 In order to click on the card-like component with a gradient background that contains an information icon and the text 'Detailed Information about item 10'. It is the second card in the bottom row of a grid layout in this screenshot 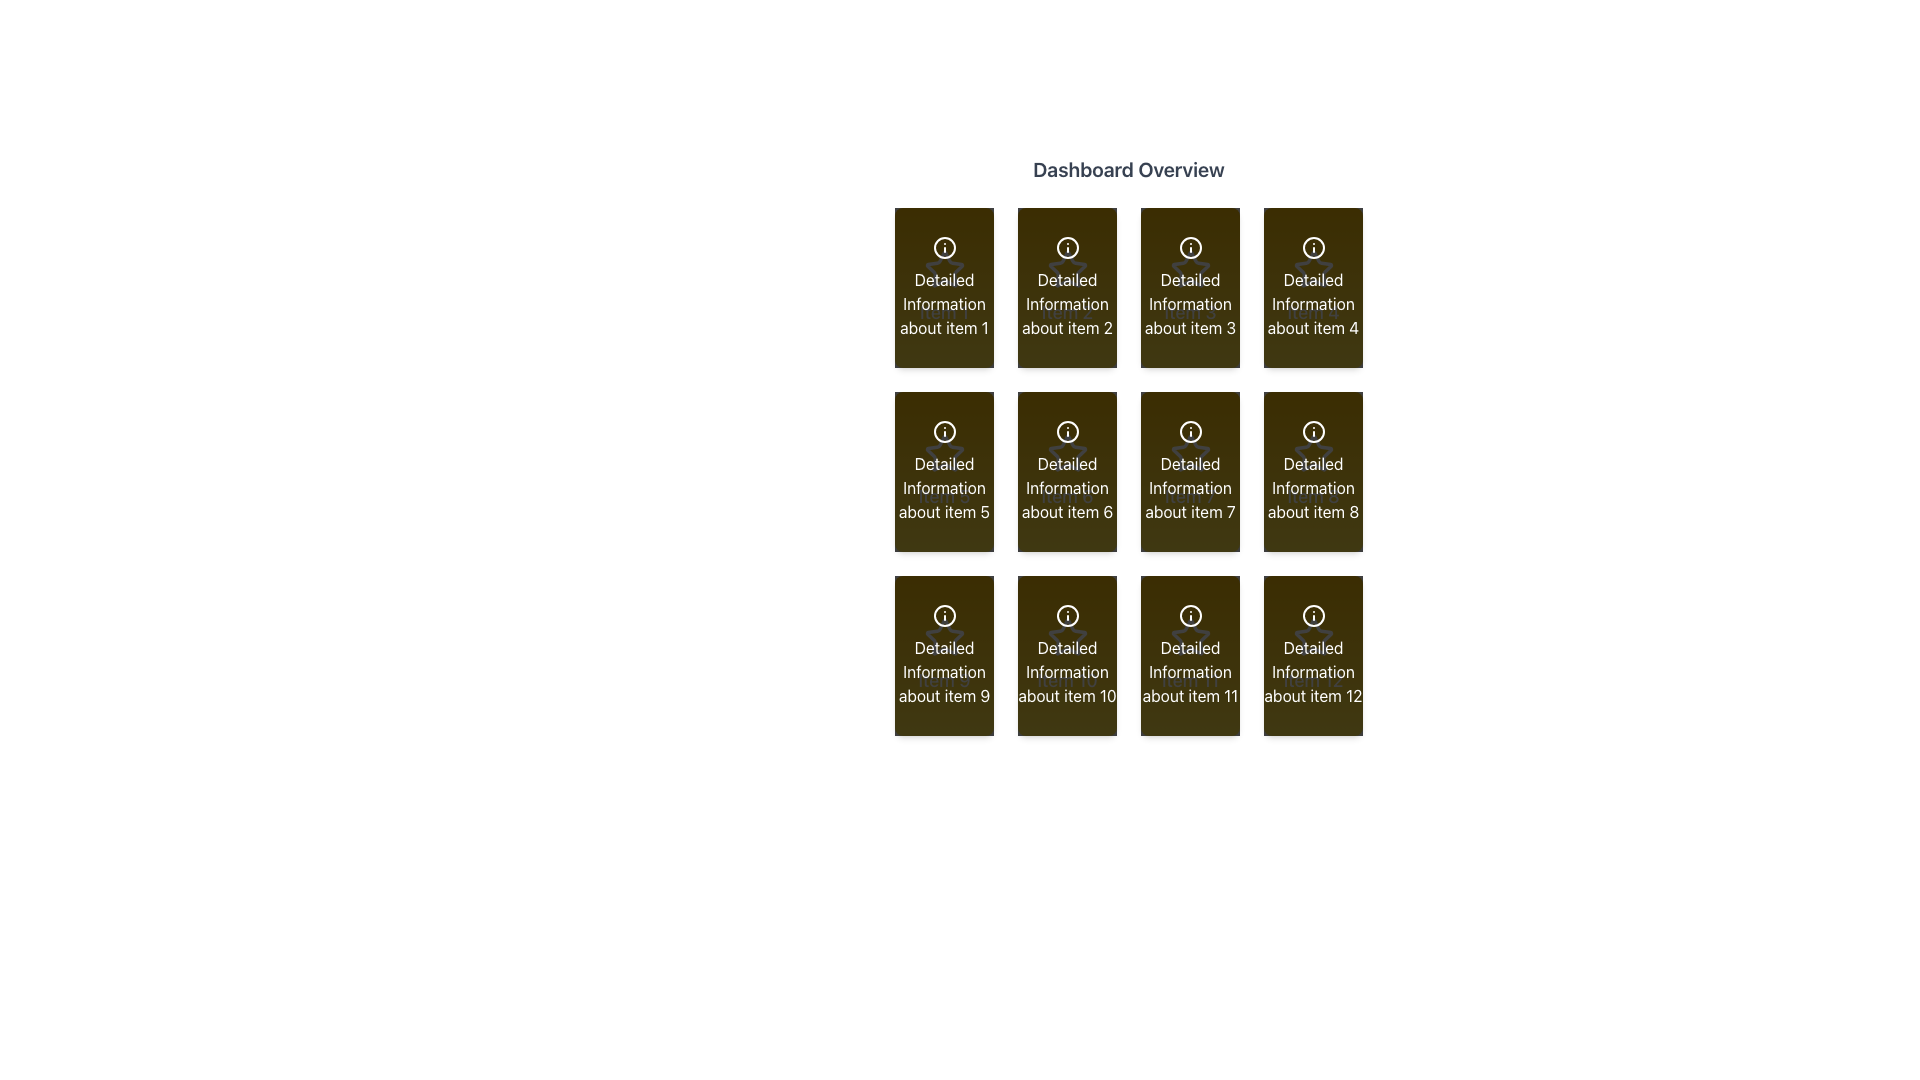, I will do `click(1066, 655)`.